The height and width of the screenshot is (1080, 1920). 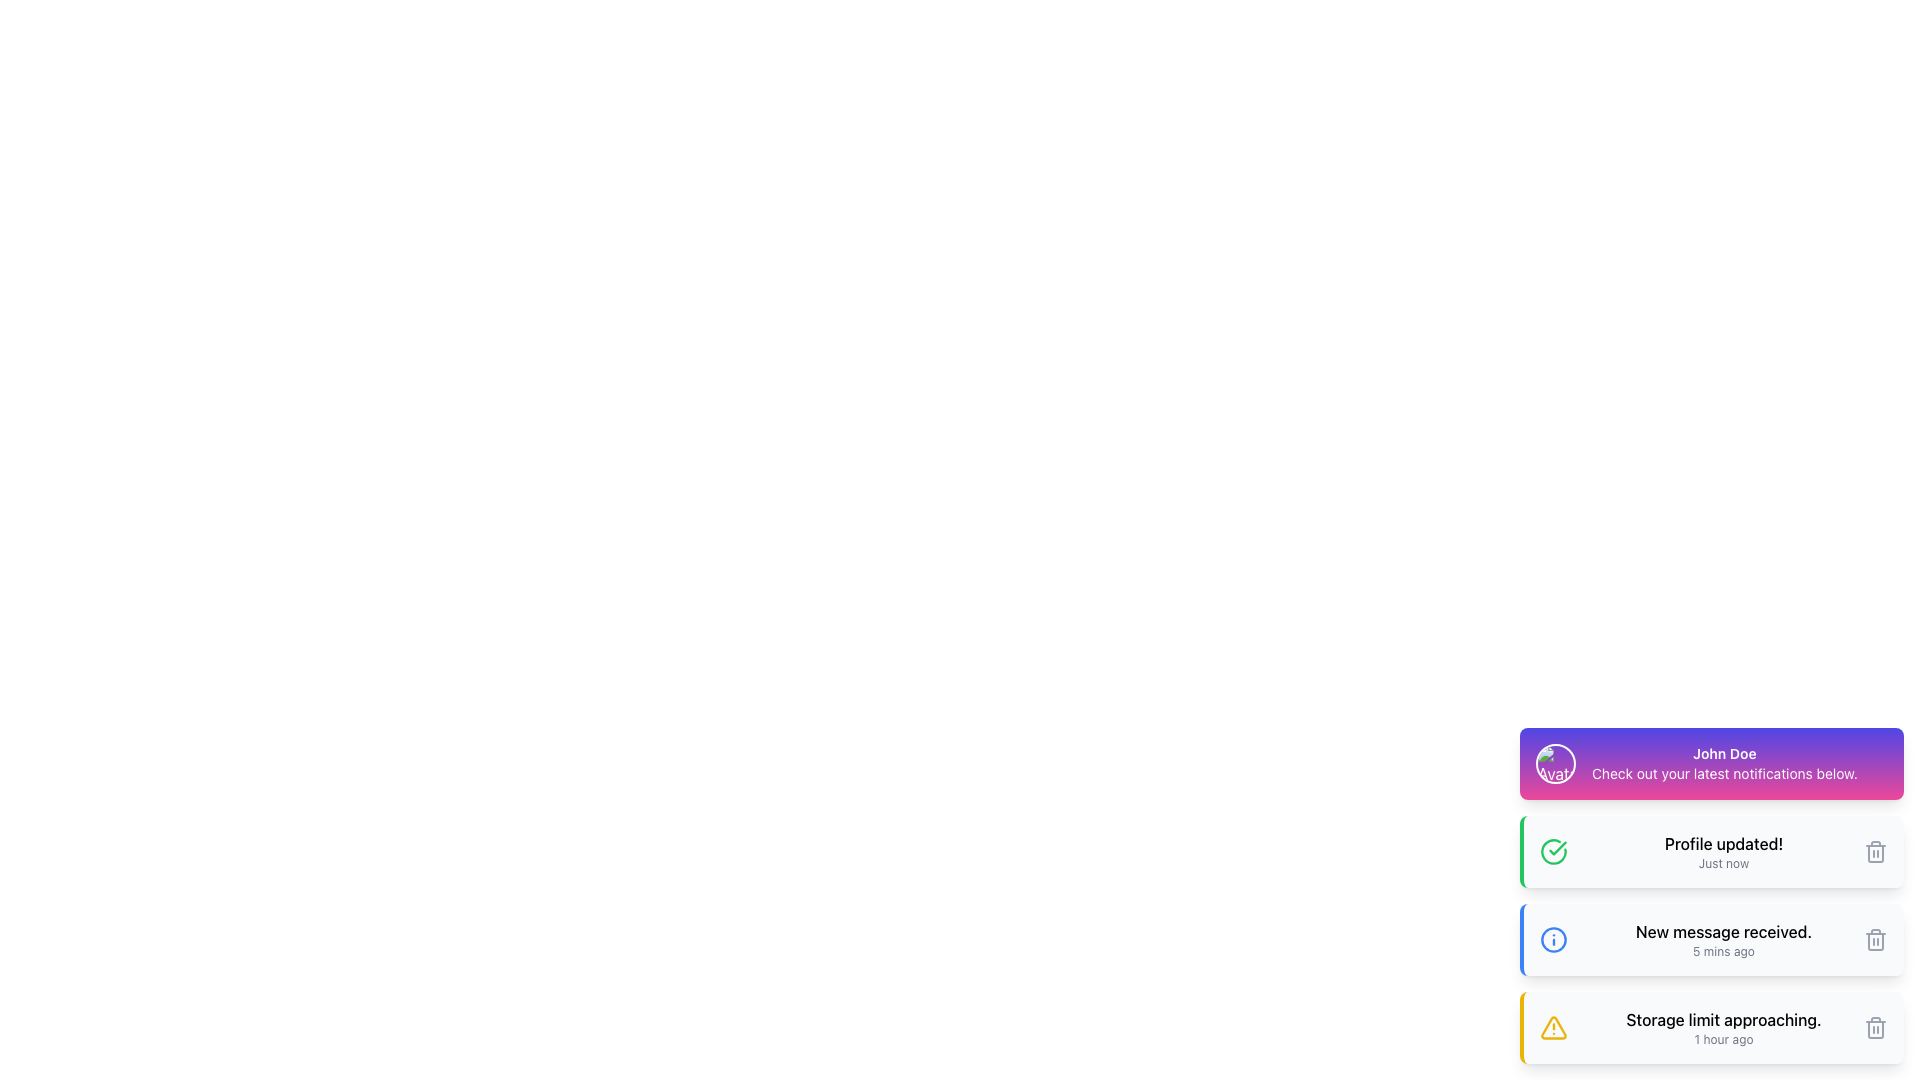 I want to click on the orange-yellow triangular warning icon located on the left side of the third notification card titled 'Storage limit approaching' in the notification list, so click(x=1553, y=1027).